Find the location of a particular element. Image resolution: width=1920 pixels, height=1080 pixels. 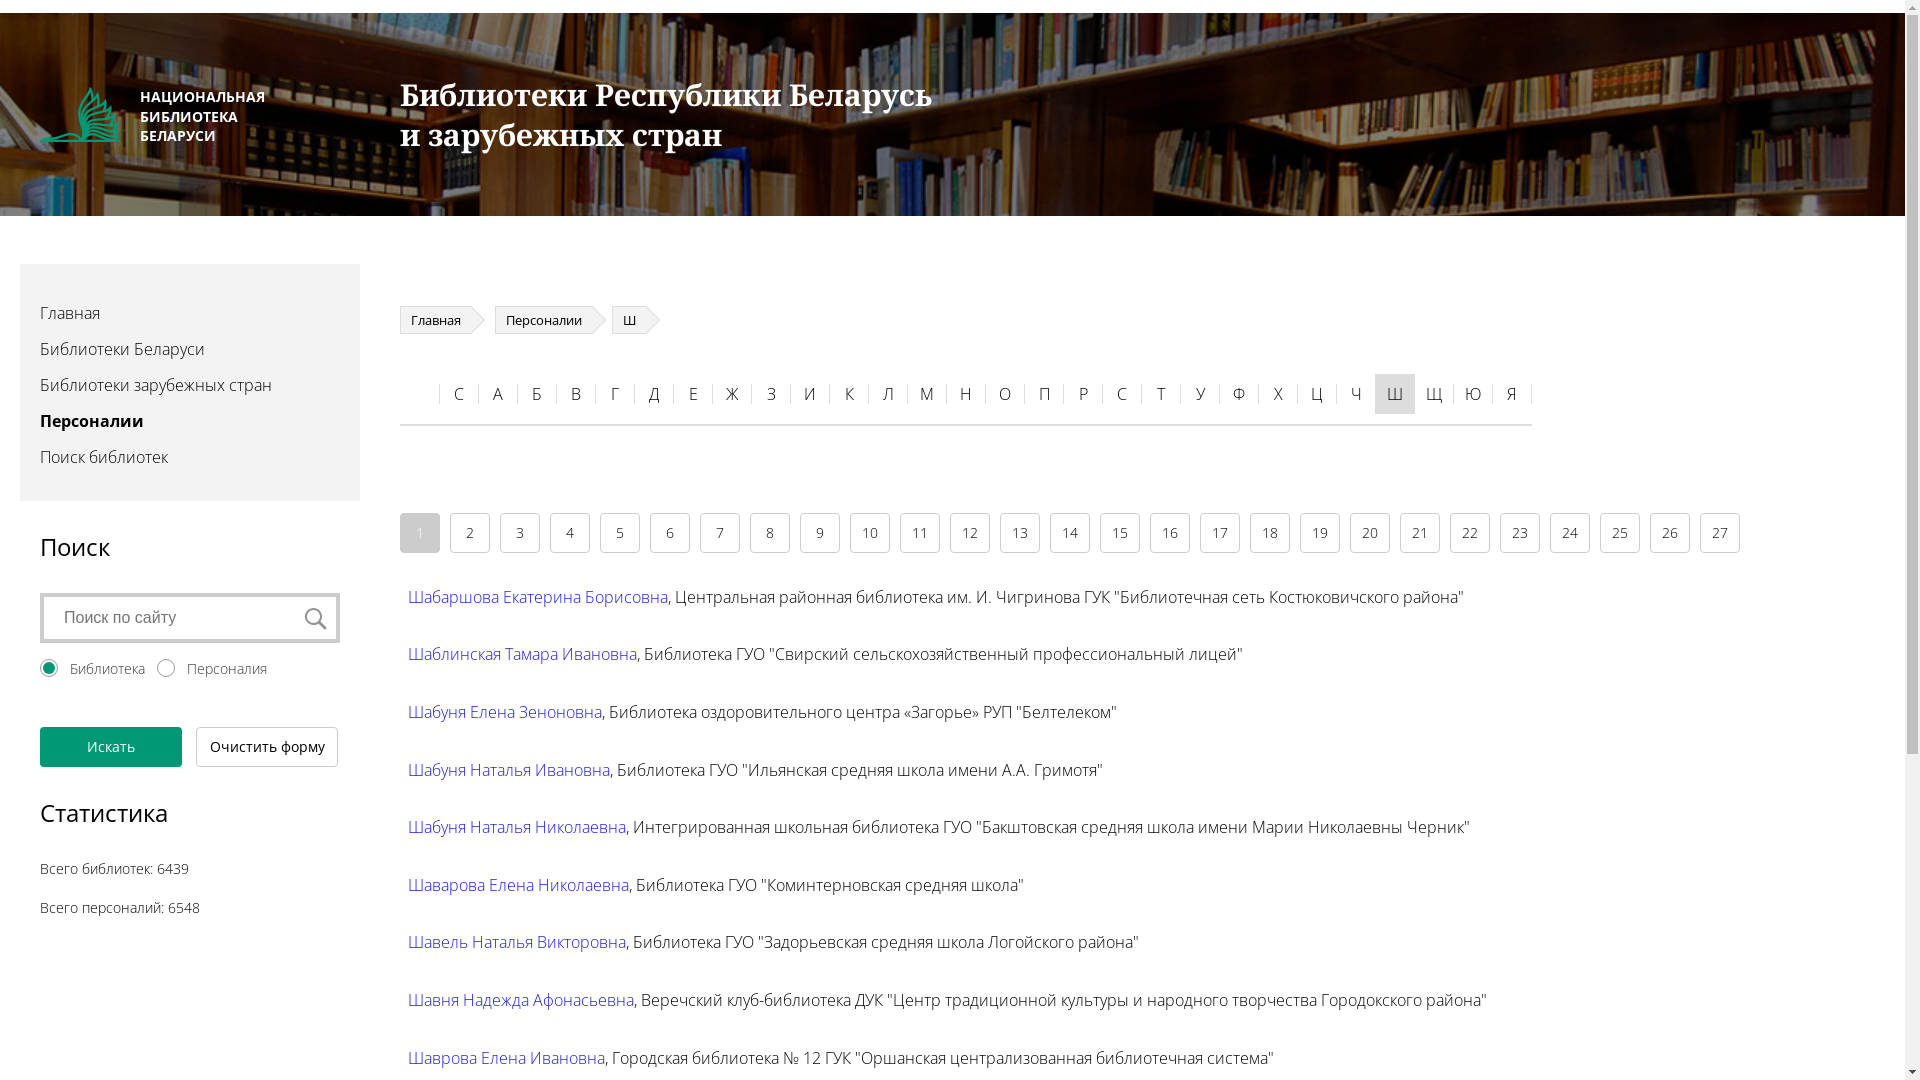

'19' is located at coordinates (1320, 531).